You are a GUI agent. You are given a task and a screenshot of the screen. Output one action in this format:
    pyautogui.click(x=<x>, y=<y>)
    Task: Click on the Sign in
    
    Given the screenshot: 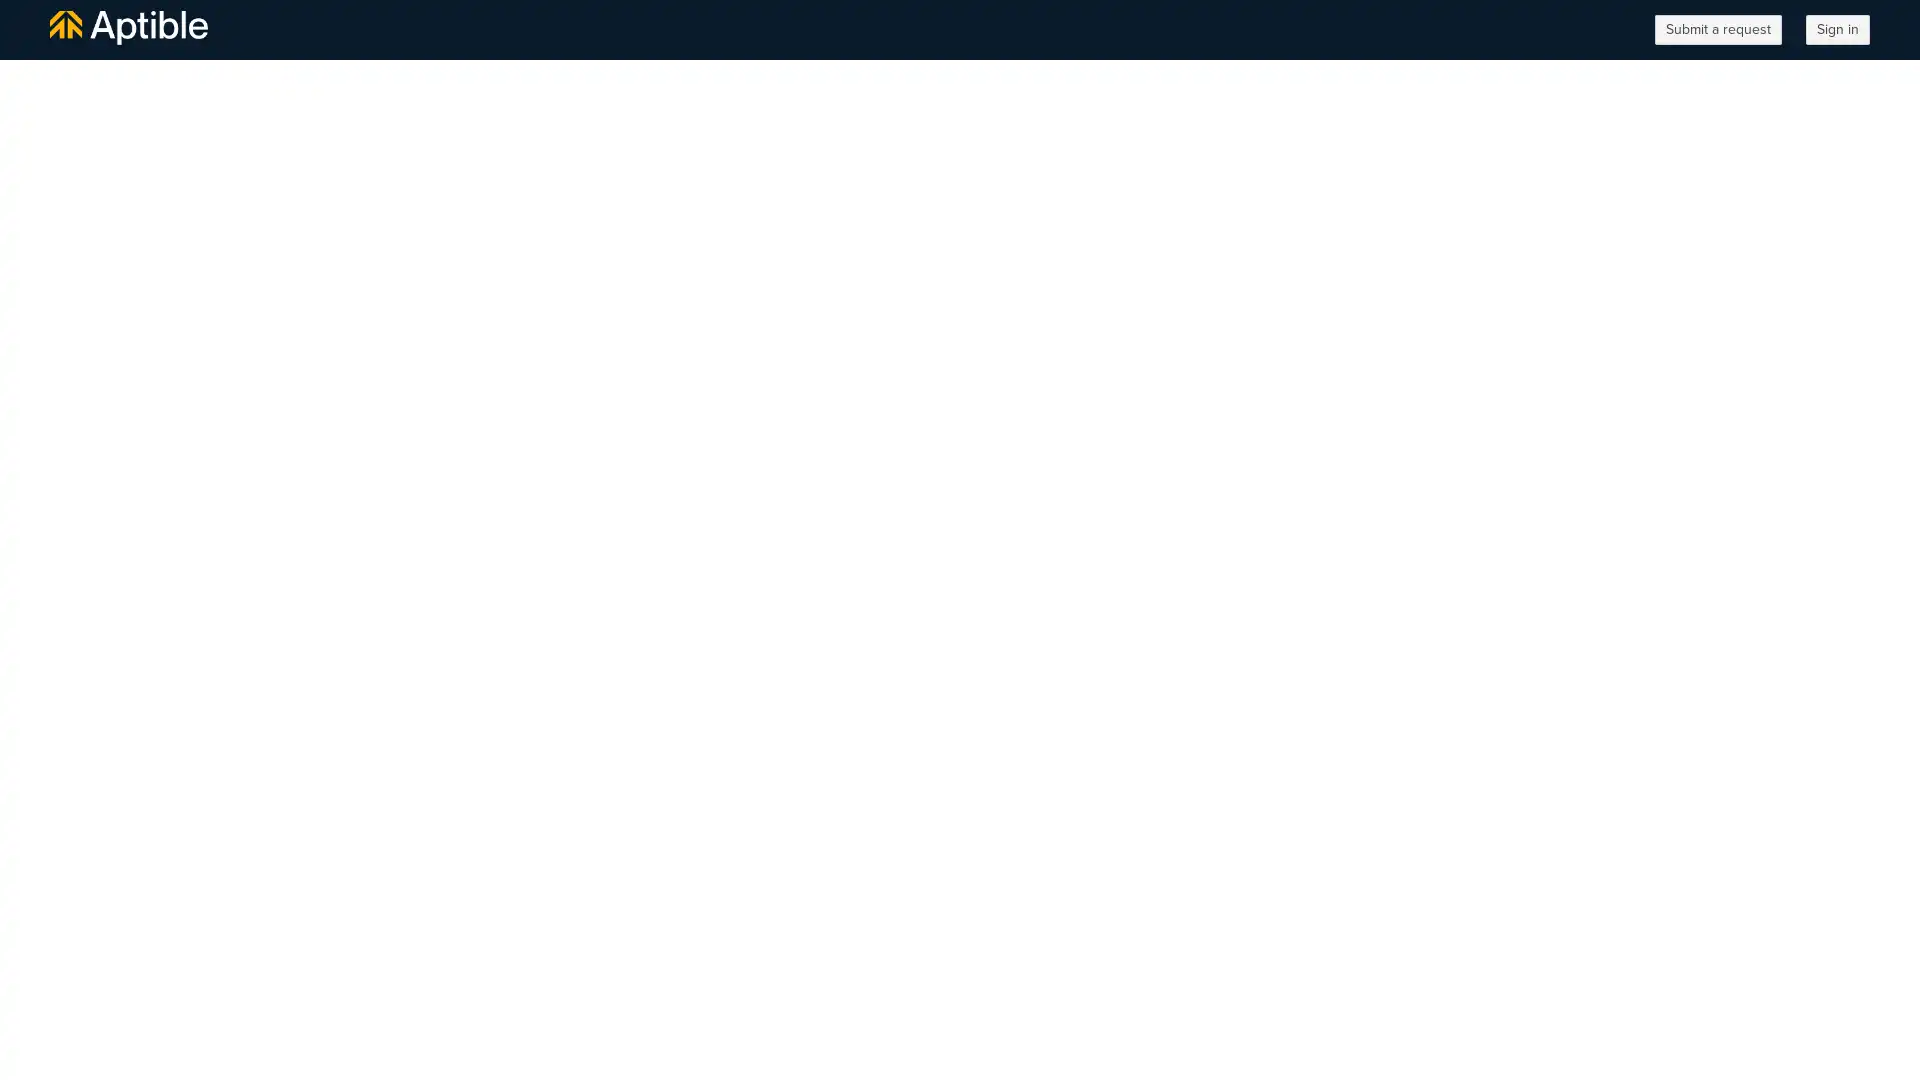 What is the action you would take?
    pyautogui.click(x=1838, y=30)
    